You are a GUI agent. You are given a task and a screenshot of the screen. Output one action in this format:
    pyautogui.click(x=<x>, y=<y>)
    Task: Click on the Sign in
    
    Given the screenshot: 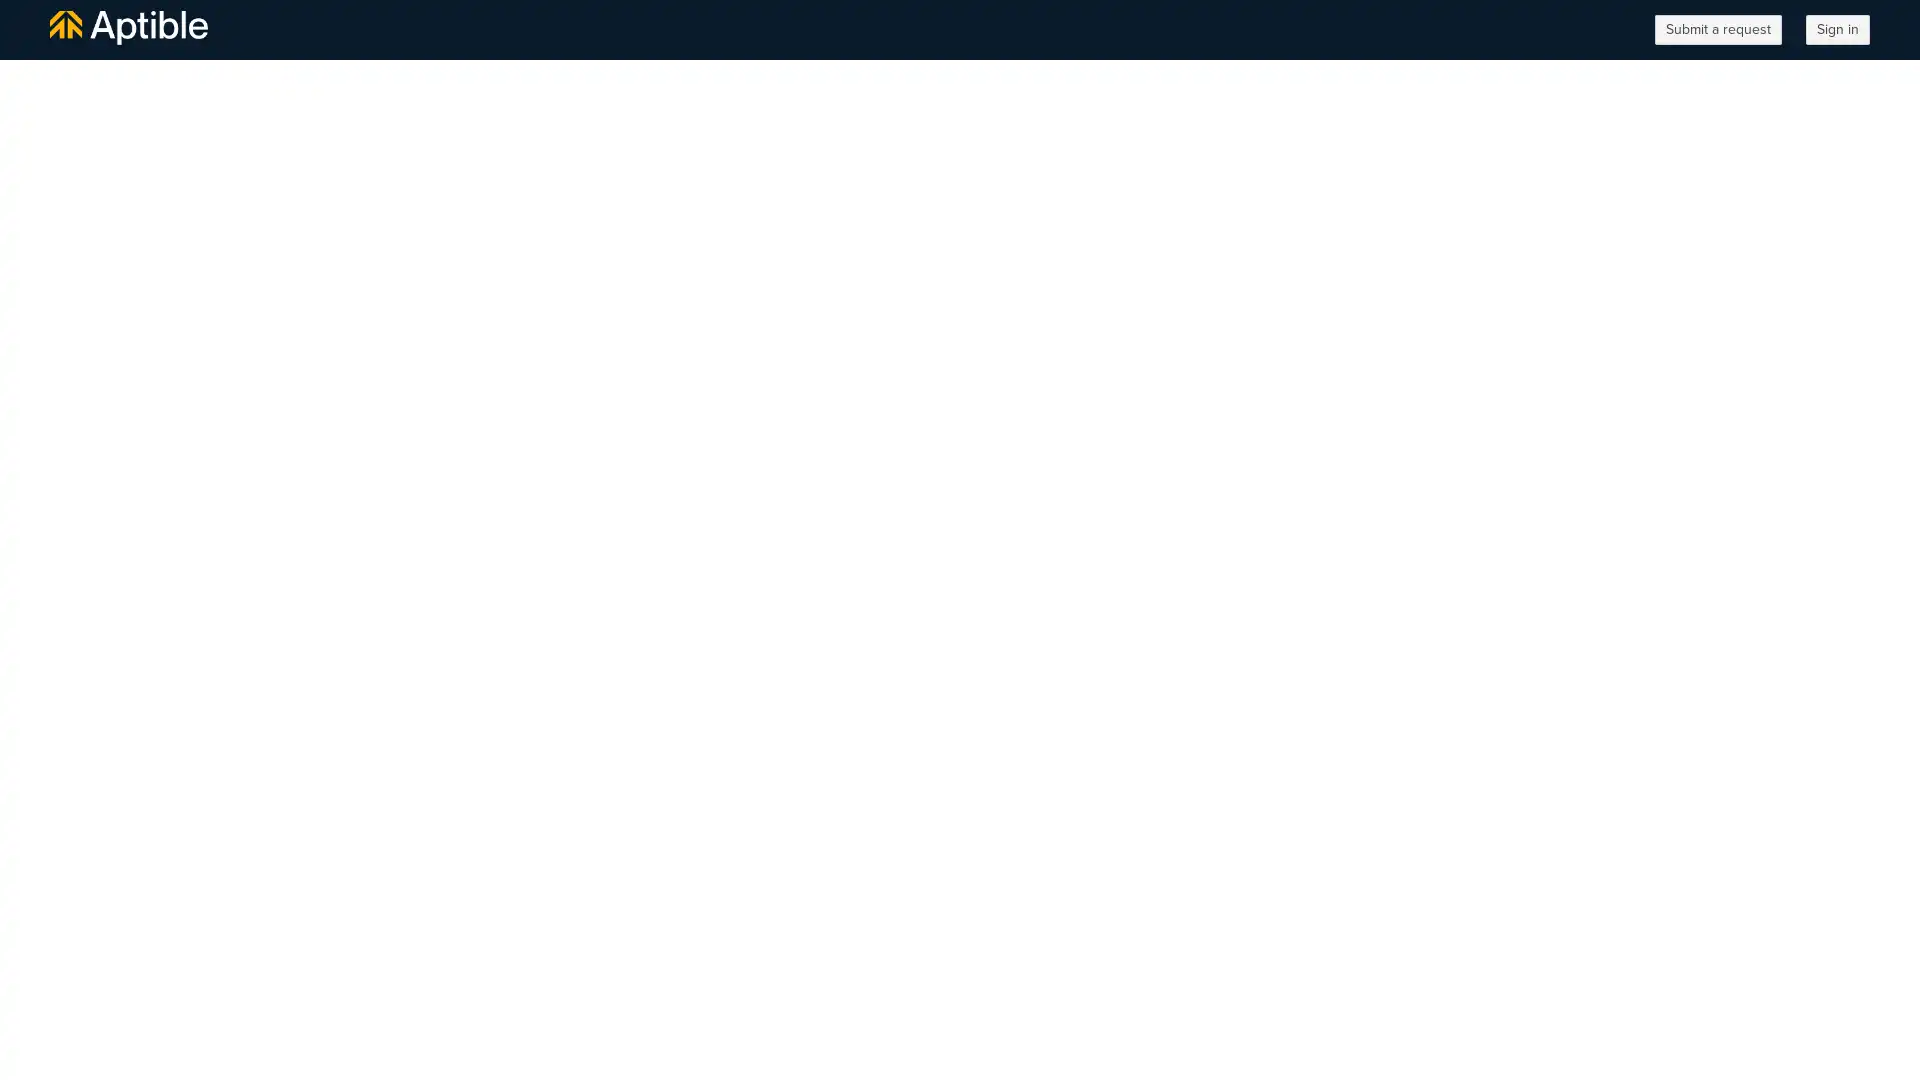 What is the action you would take?
    pyautogui.click(x=1838, y=30)
    